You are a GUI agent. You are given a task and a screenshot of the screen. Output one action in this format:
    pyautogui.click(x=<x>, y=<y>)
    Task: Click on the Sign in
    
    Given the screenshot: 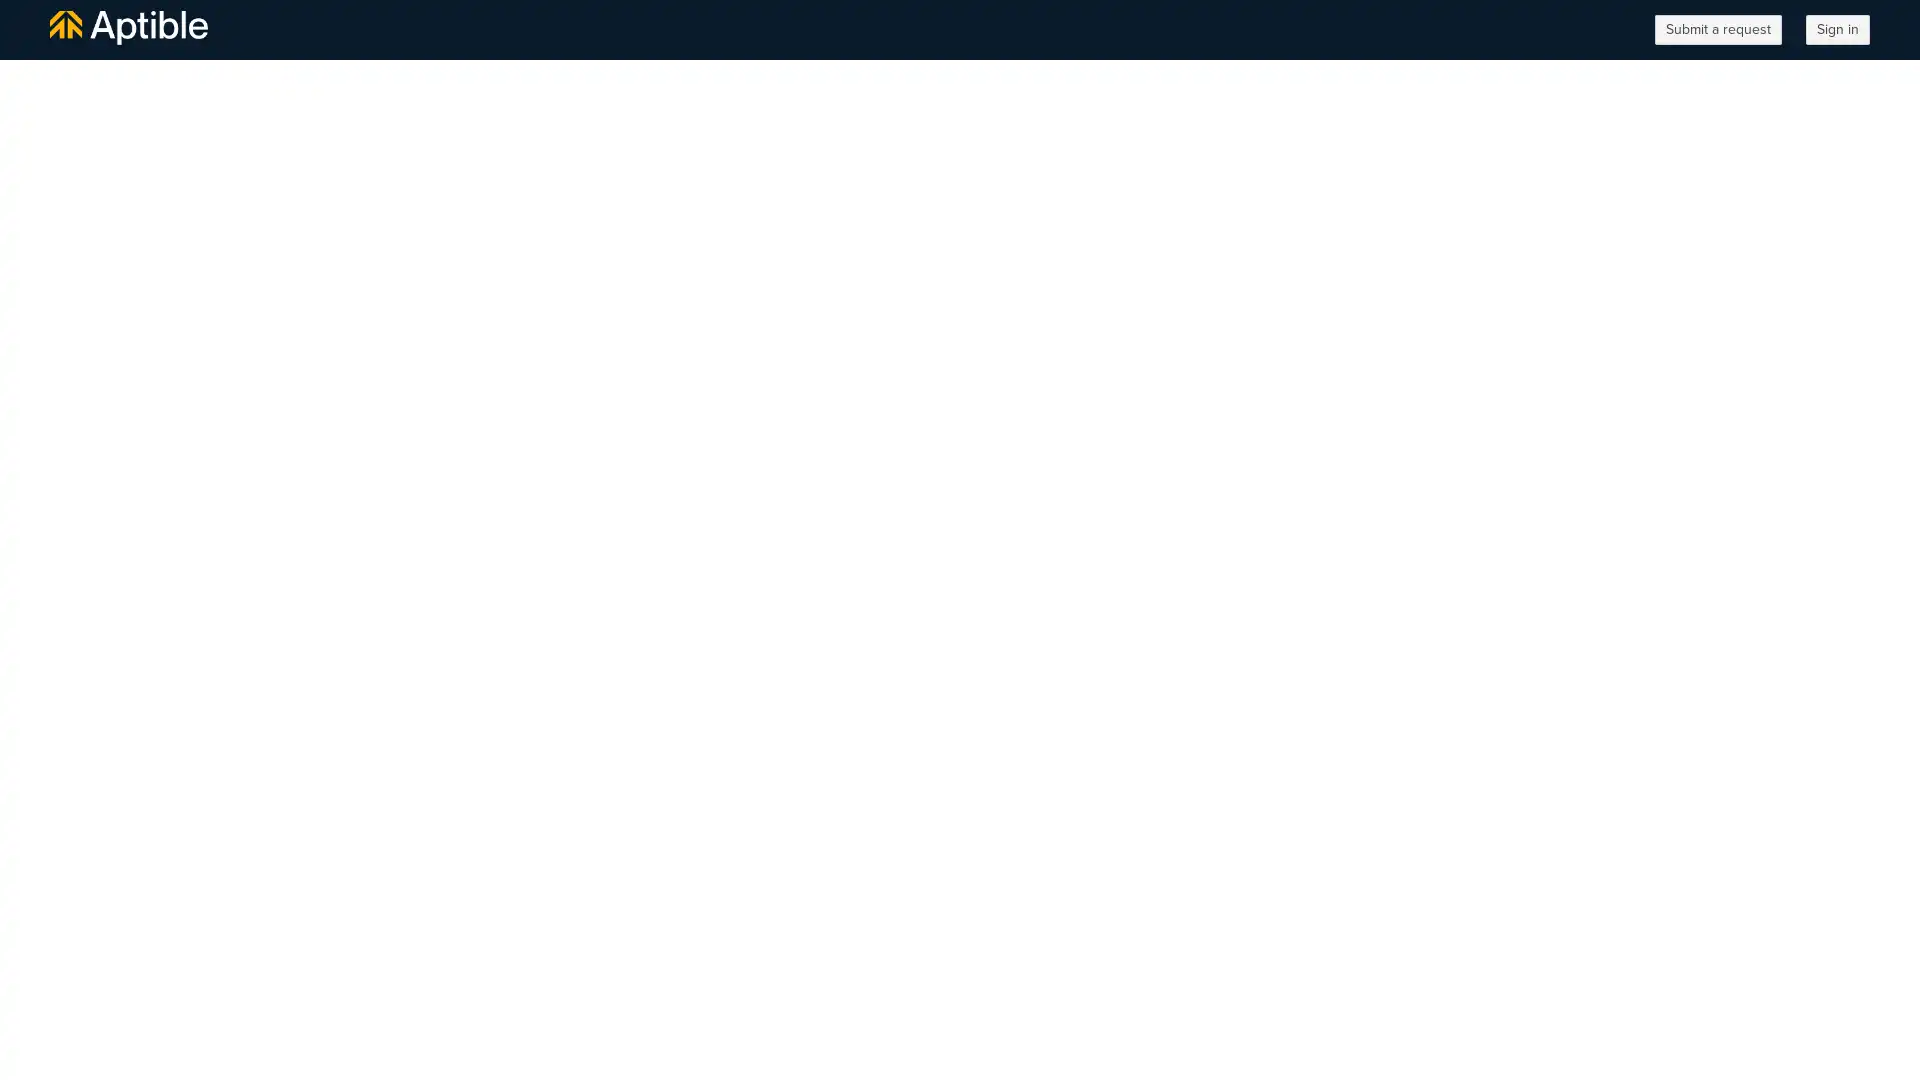 What is the action you would take?
    pyautogui.click(x=1838, y=30)
    